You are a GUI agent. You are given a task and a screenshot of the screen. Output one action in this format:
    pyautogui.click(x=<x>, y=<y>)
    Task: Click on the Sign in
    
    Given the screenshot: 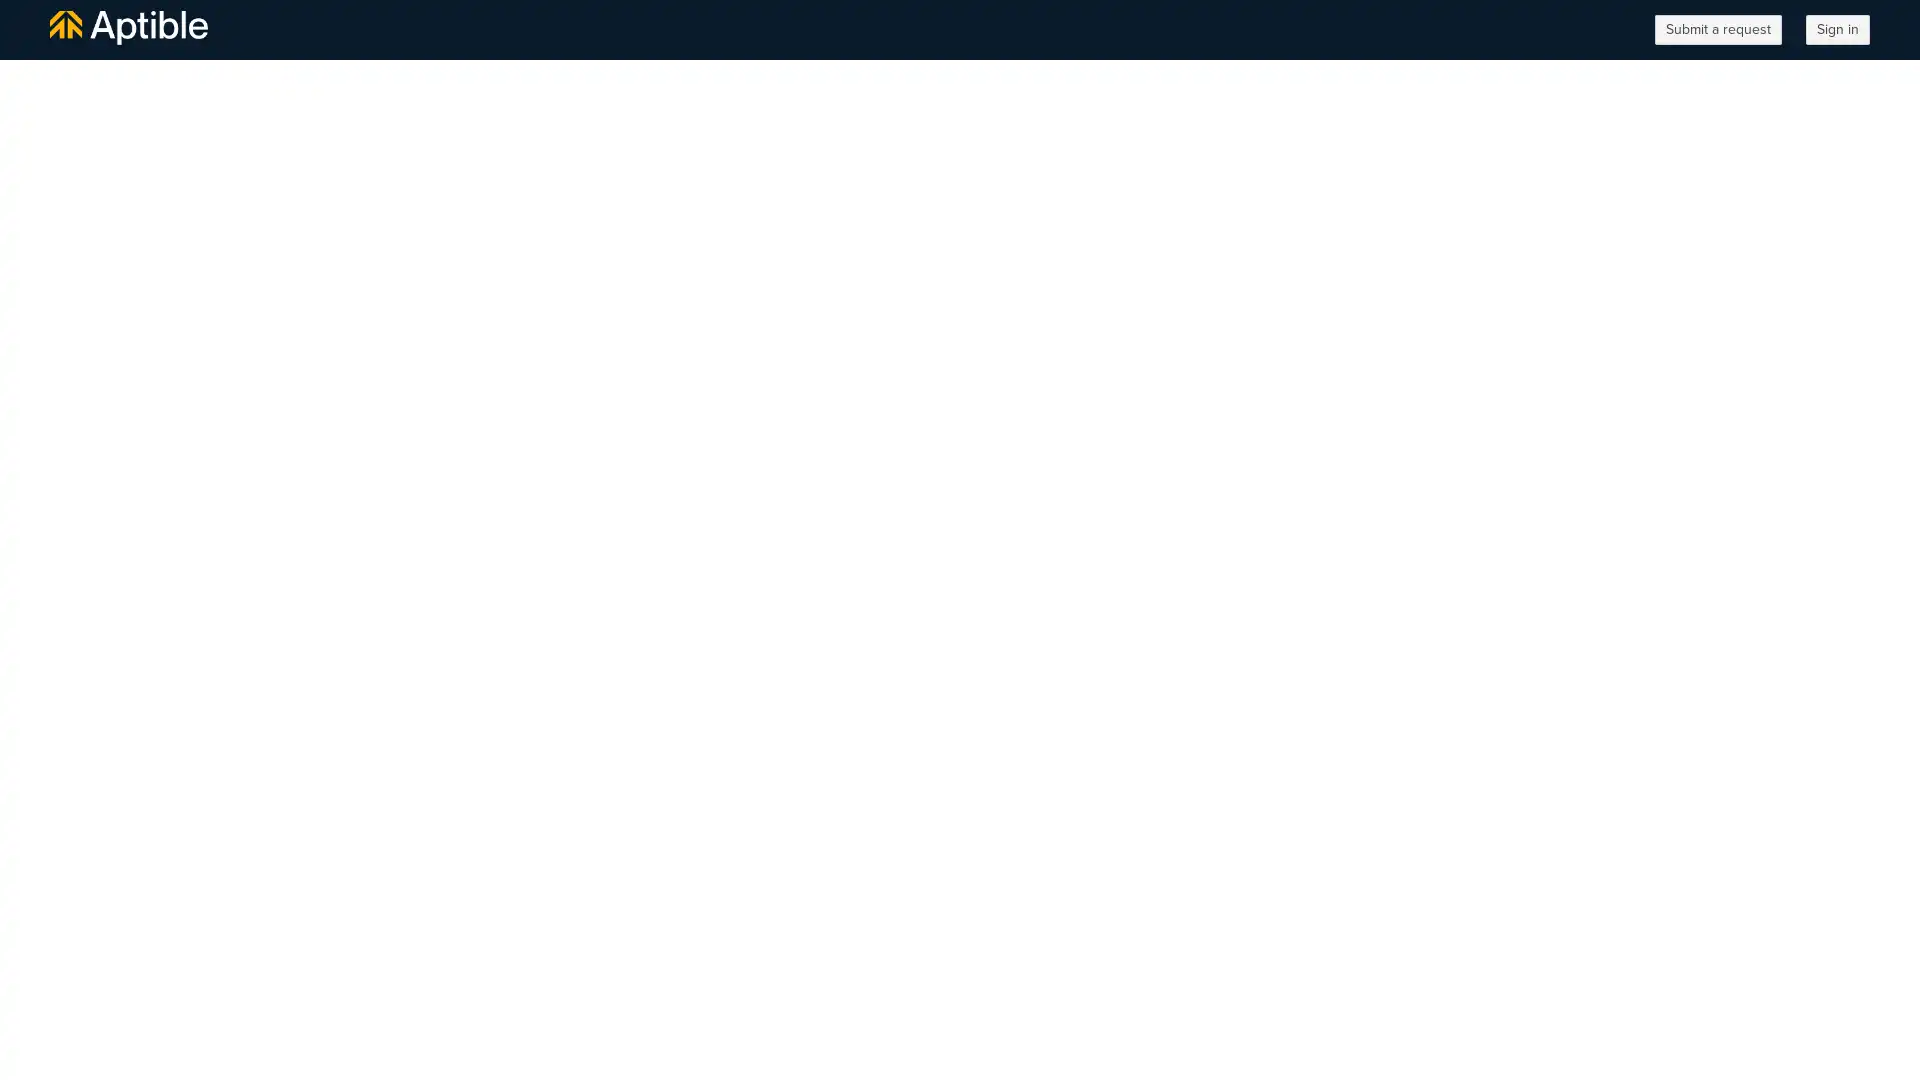 What is the action you would take?
    pyautogui.click(x=1838, y=30)
    